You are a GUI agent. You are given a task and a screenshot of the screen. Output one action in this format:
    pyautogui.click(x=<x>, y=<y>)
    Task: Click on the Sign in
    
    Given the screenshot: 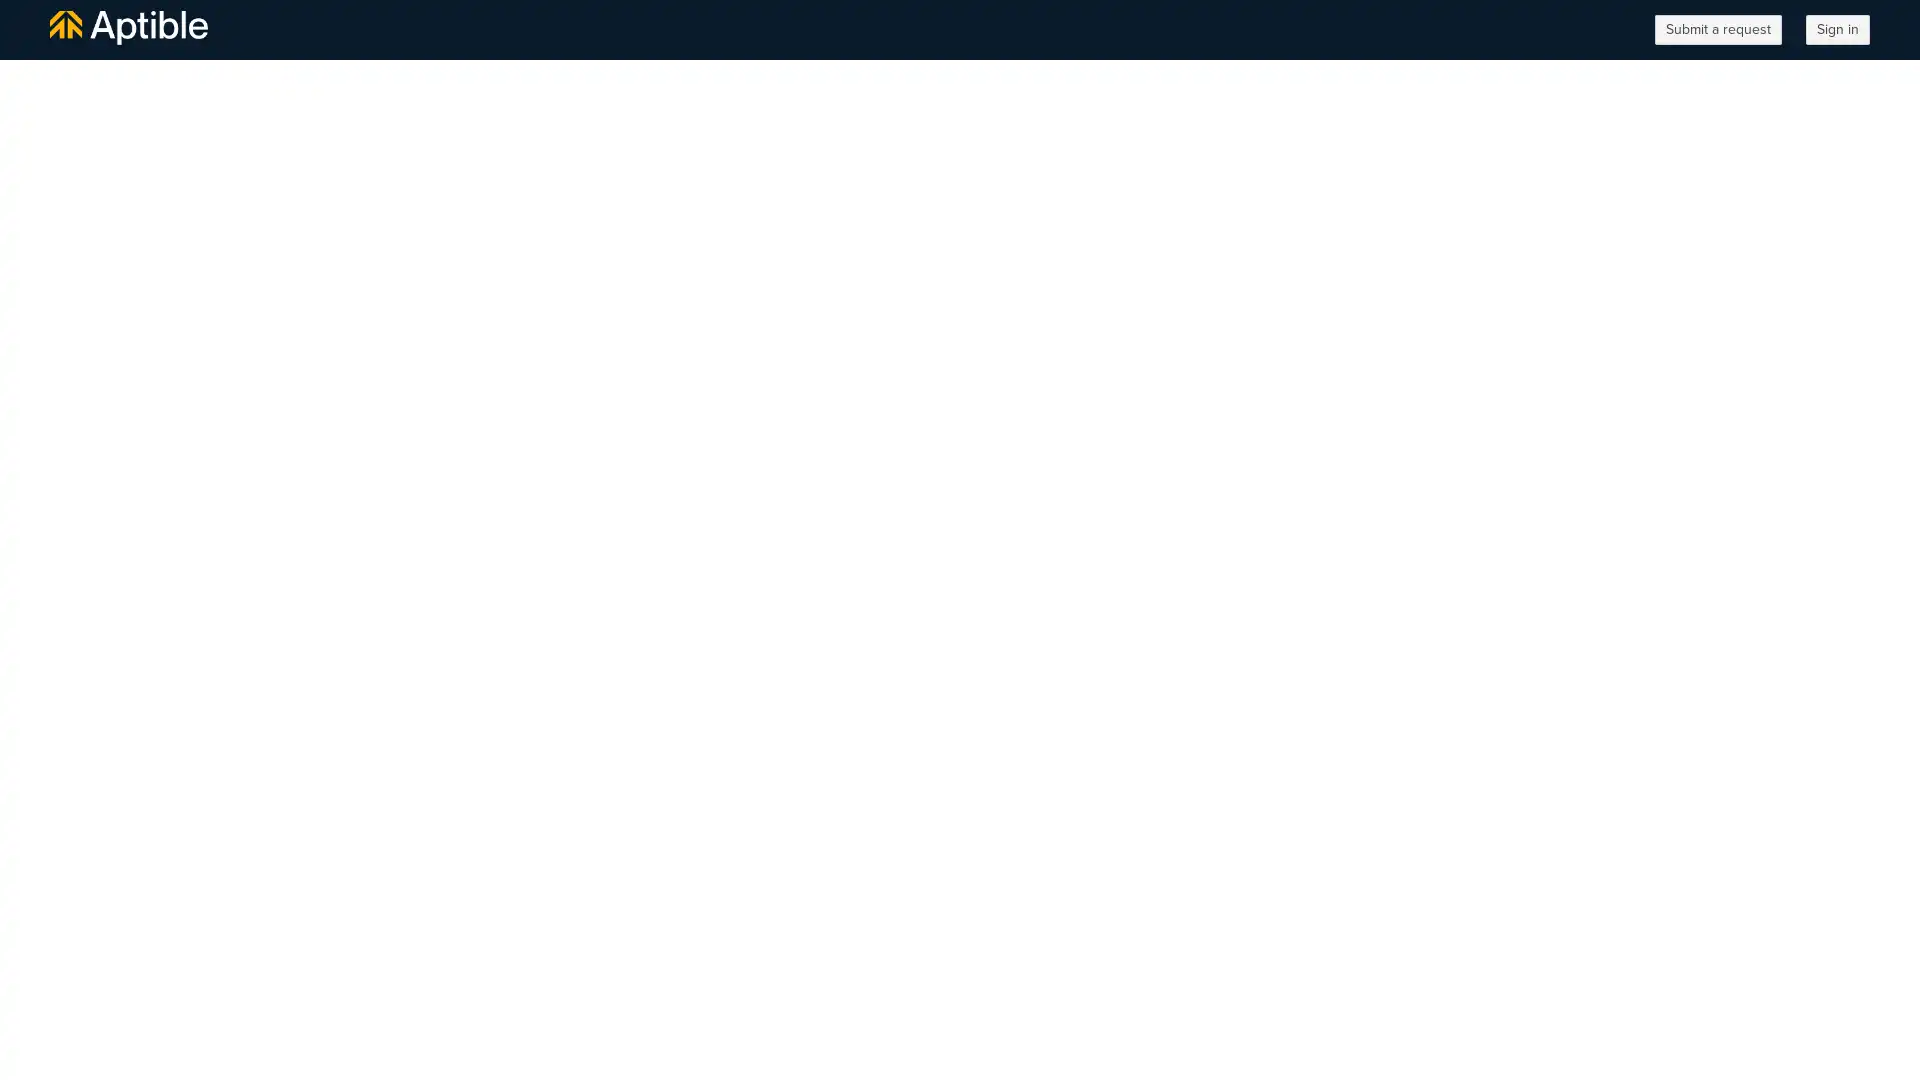 What is the action you would take?
    pyautogui.click(x=1838, y=30)
    